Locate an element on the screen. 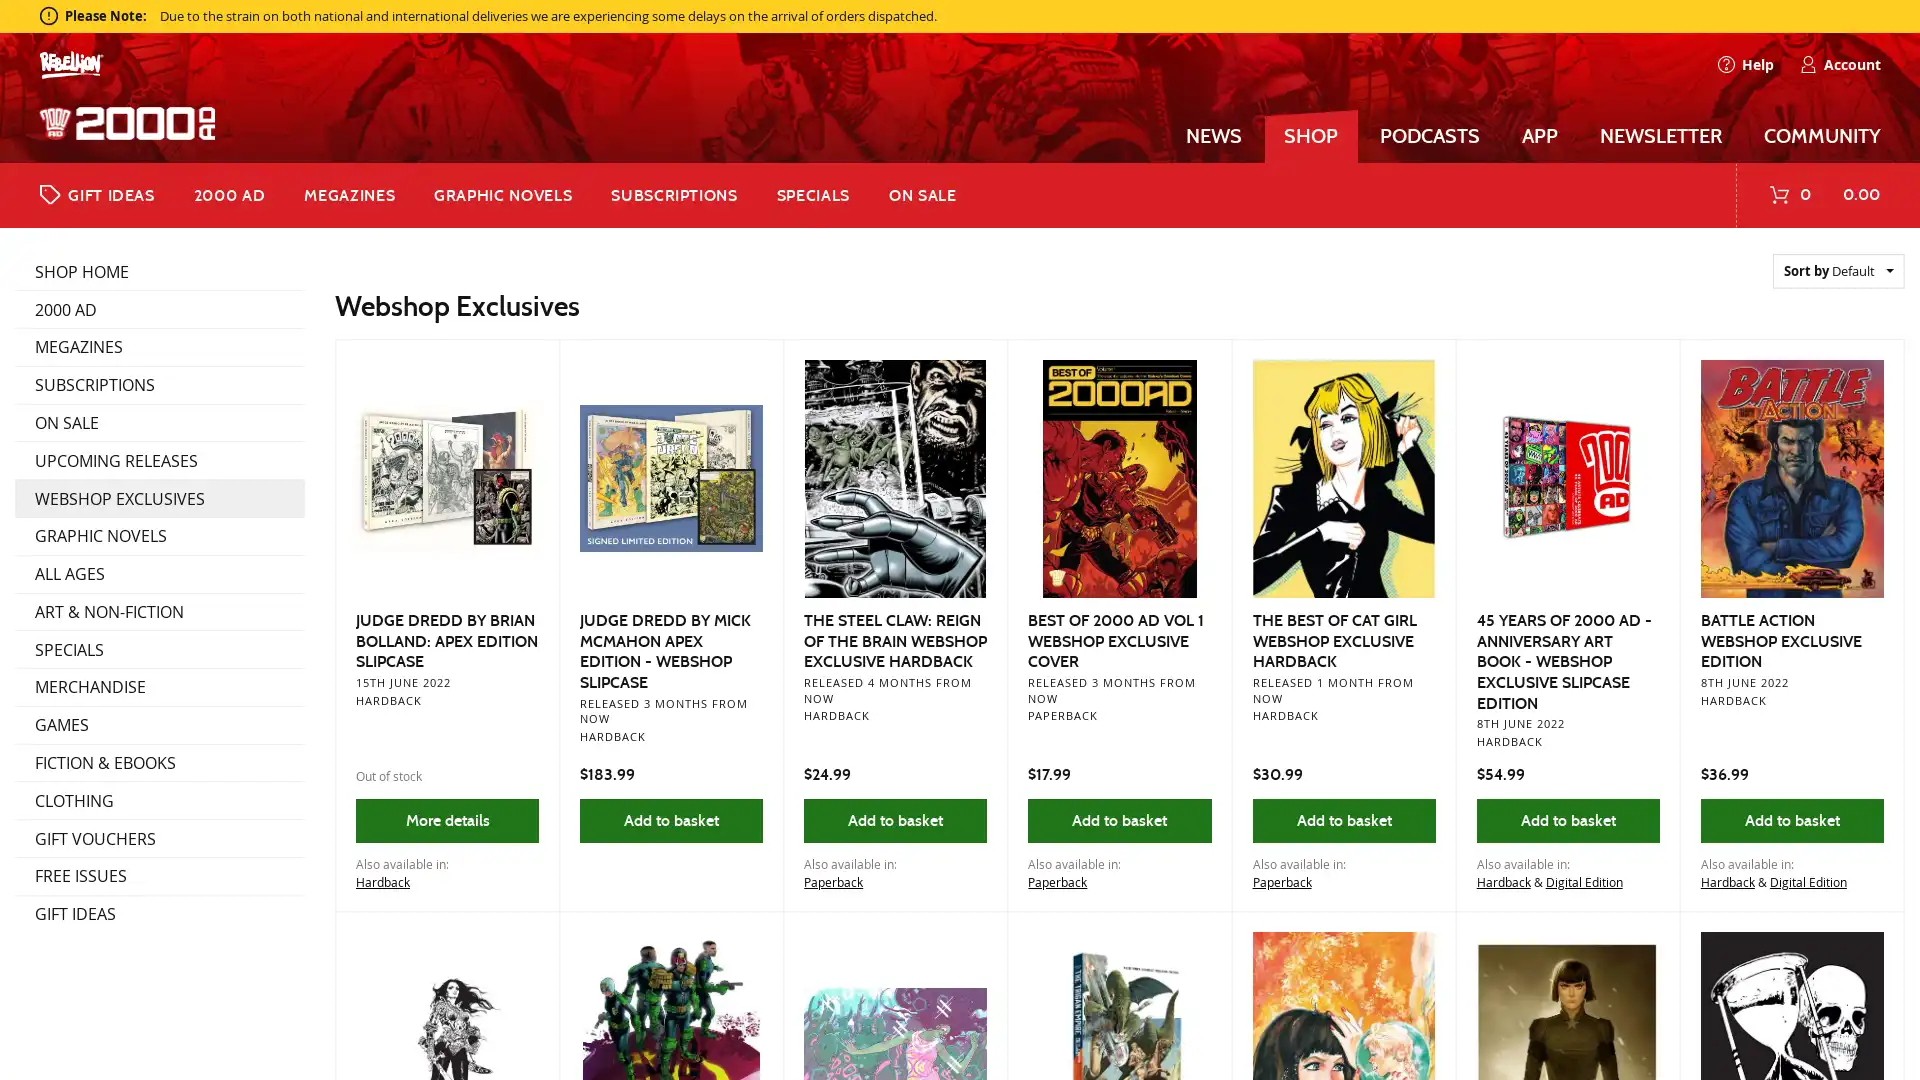 This screenshot has height=1080, width=1920. Add to basket is located at coordinates (1566, 820).